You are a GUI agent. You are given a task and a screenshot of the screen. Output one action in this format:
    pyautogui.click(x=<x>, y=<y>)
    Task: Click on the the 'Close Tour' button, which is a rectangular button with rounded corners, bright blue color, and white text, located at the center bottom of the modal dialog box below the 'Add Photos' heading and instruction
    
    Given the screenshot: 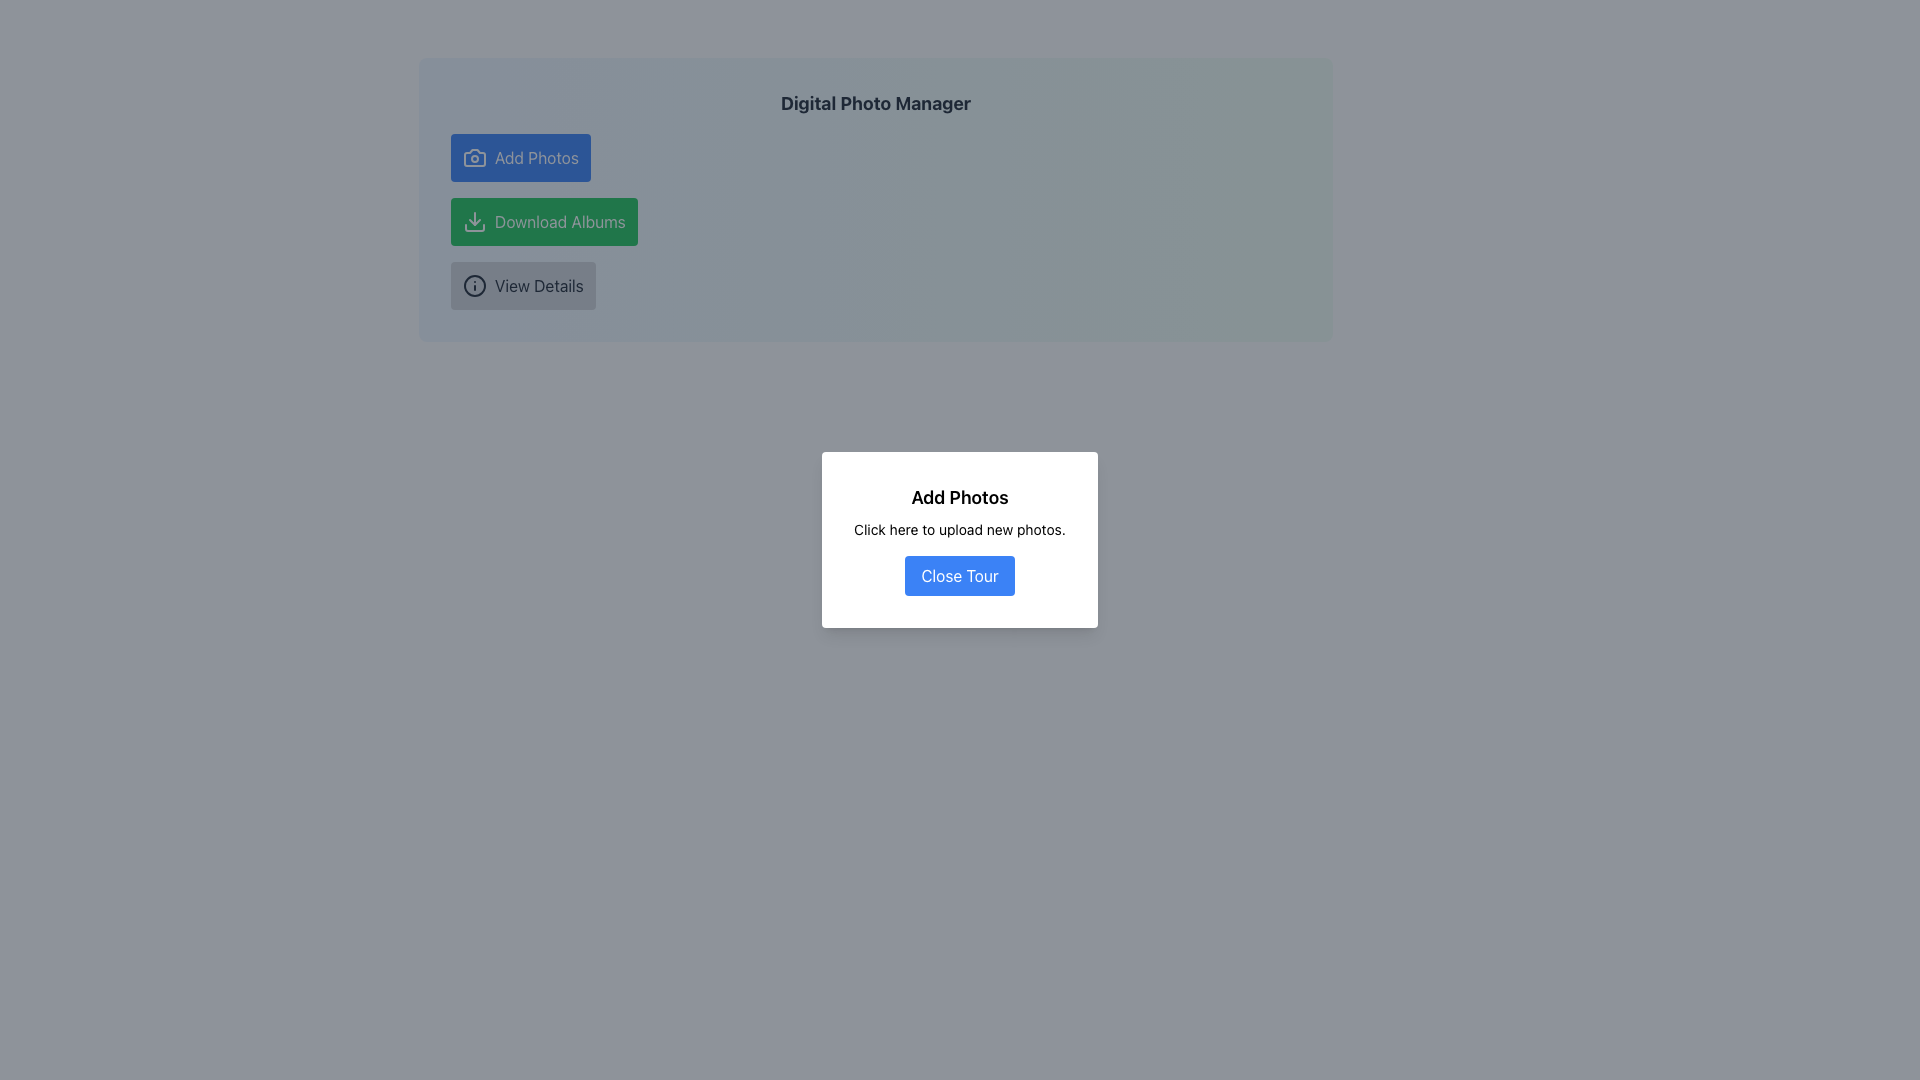 What is the action you would take?
    pyautogui.click(x=960, y=575)
    